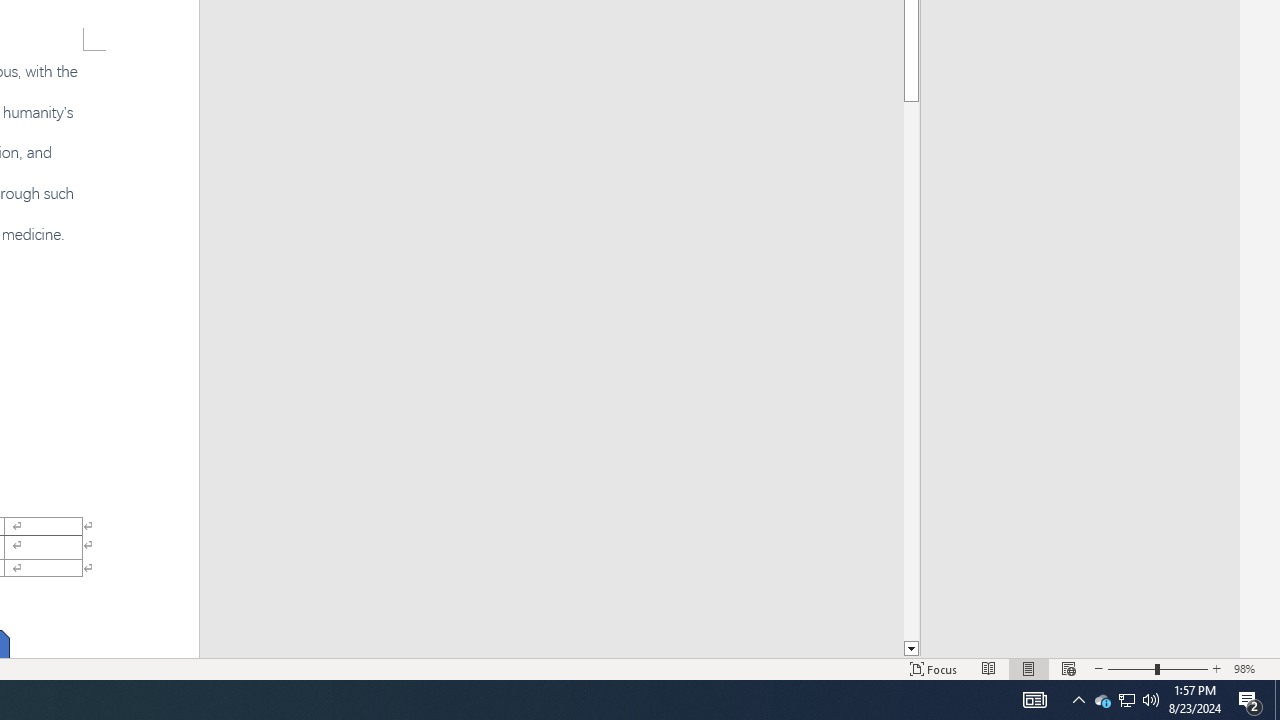 The image size is (1280, 720). What do you see at coordinates (910, 649) in the screenshot?
I see `'Line down'` at bounding box center [910, 649].